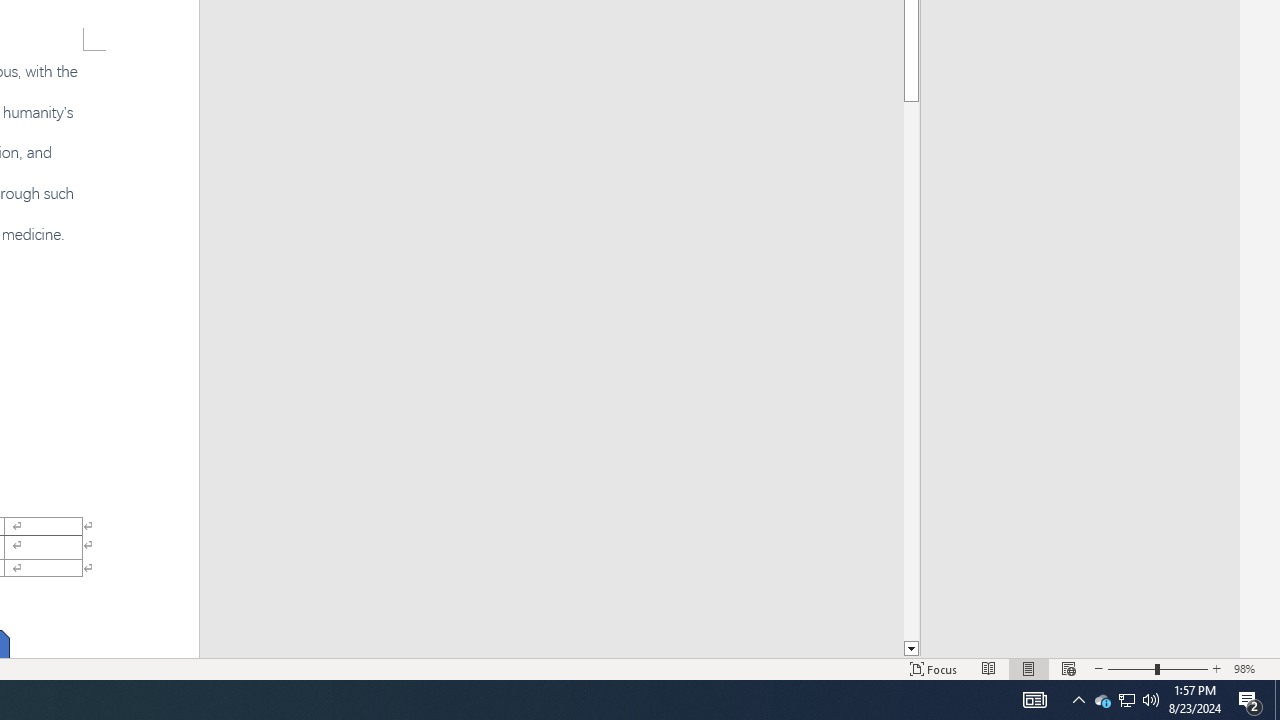 The image size is (1280, 720). What do you see at coordinates (910, 649) in the screenshot?
I see `'Line down'` at bounding box center [910, 649].